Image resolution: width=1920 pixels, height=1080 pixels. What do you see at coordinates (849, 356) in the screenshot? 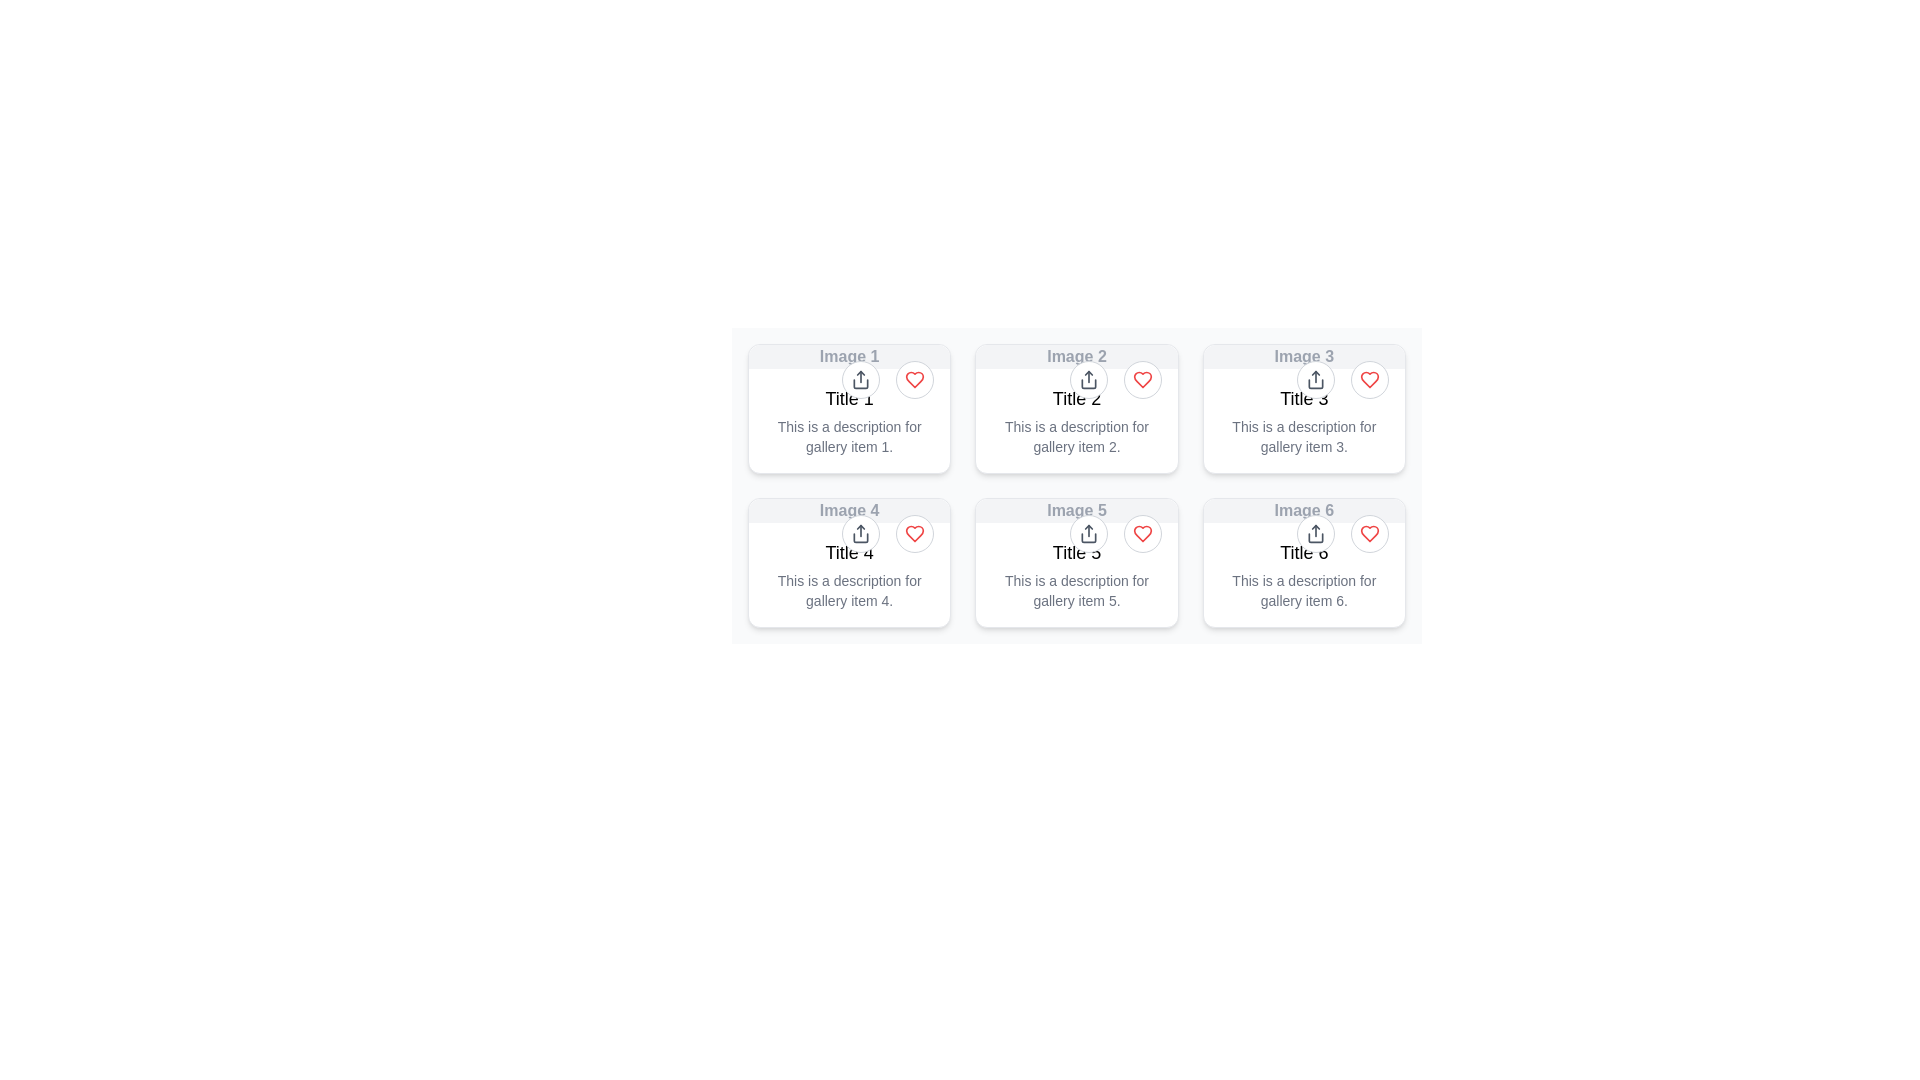
I see `the text label that identifies the image within the first card of the gallery, located centrally at the top of the card` at bounding box center [849, 356].